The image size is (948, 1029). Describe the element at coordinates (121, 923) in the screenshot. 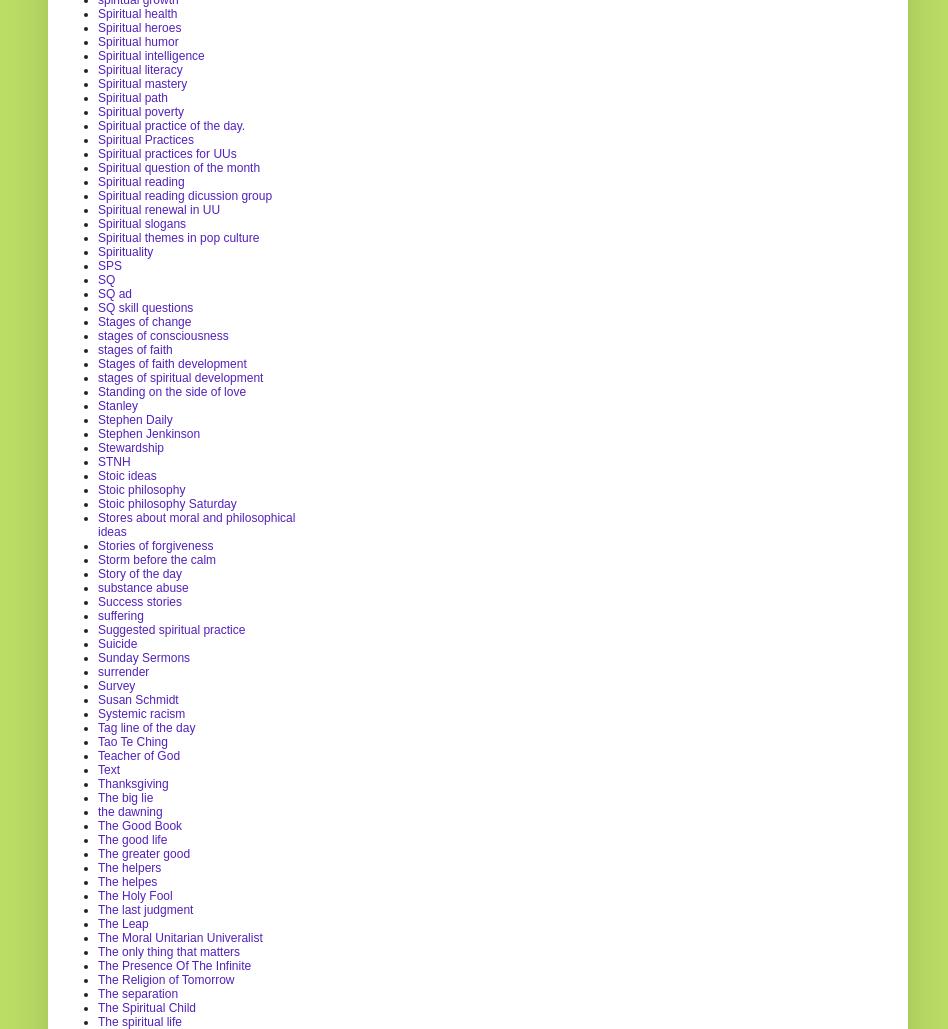

I see `'The Leap'` at that location.